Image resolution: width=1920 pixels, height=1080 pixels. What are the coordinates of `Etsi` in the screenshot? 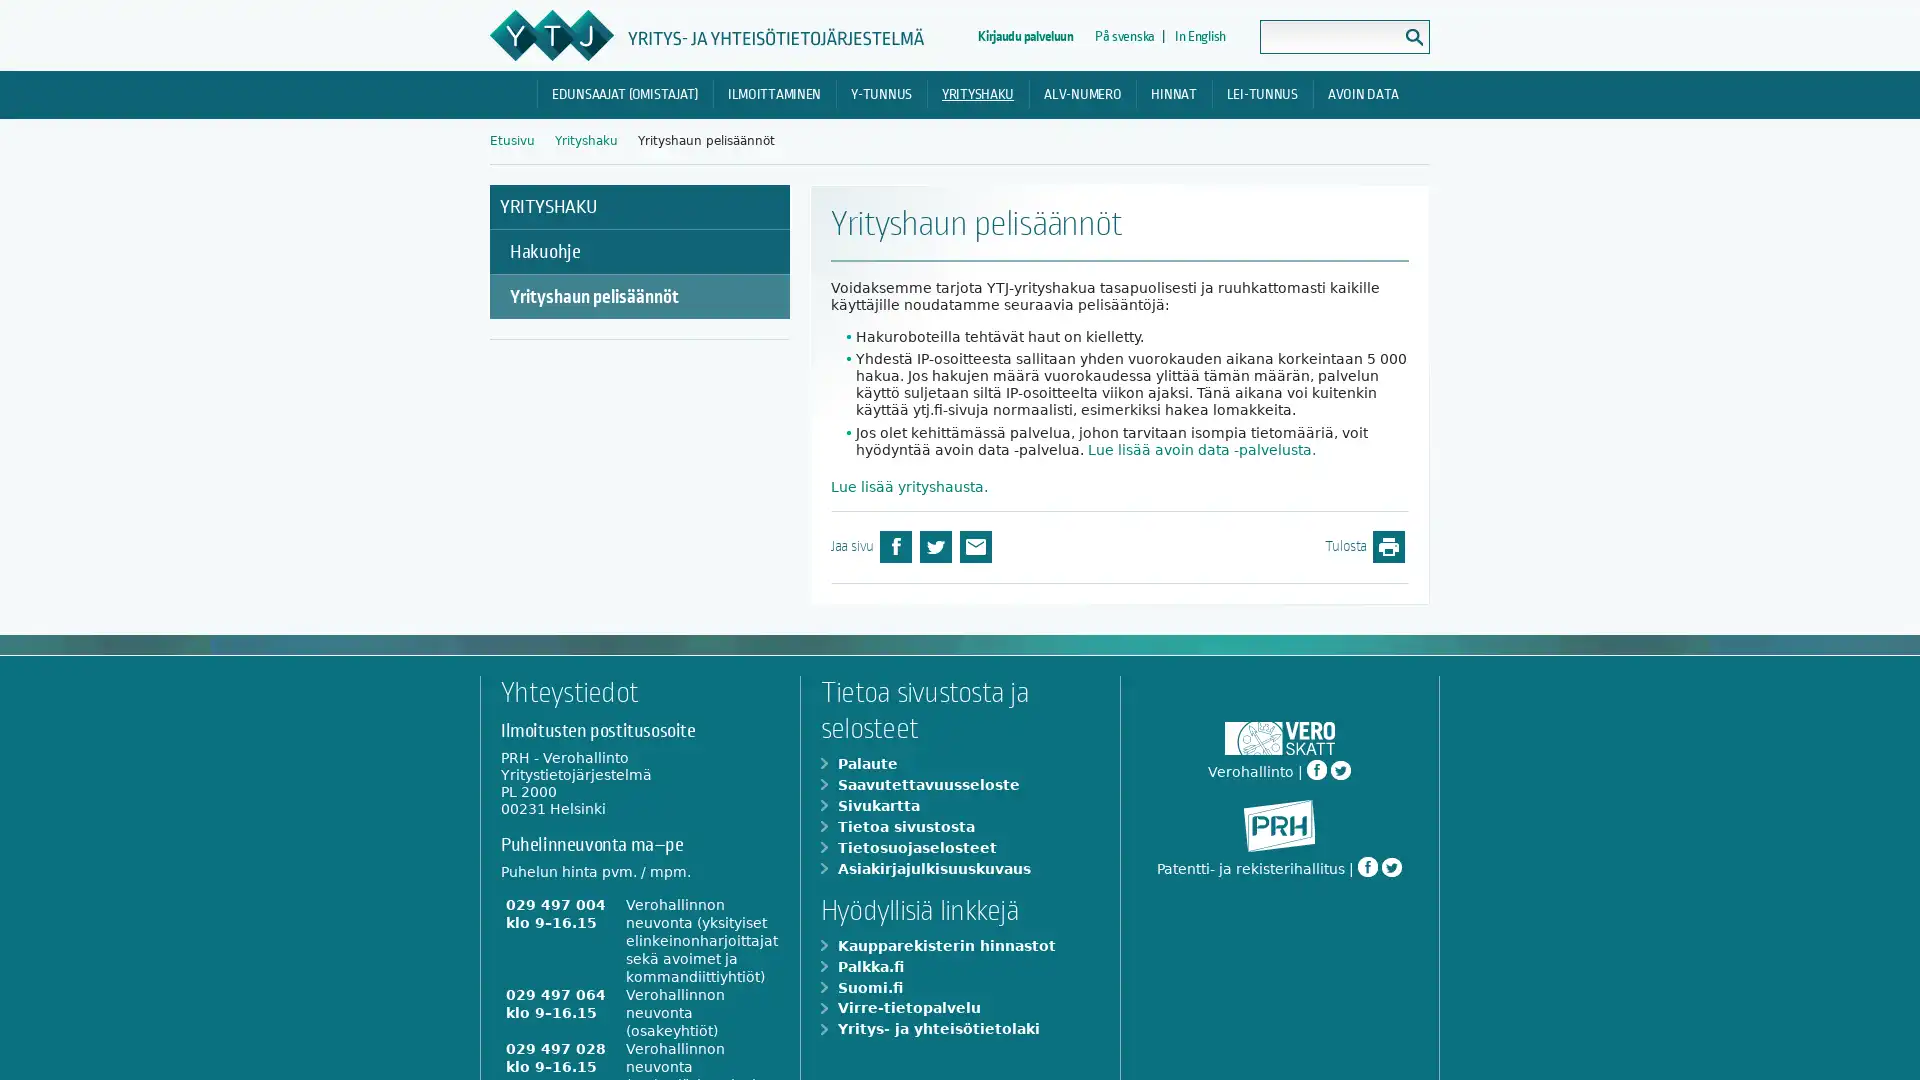 It's located at (1413, 37).